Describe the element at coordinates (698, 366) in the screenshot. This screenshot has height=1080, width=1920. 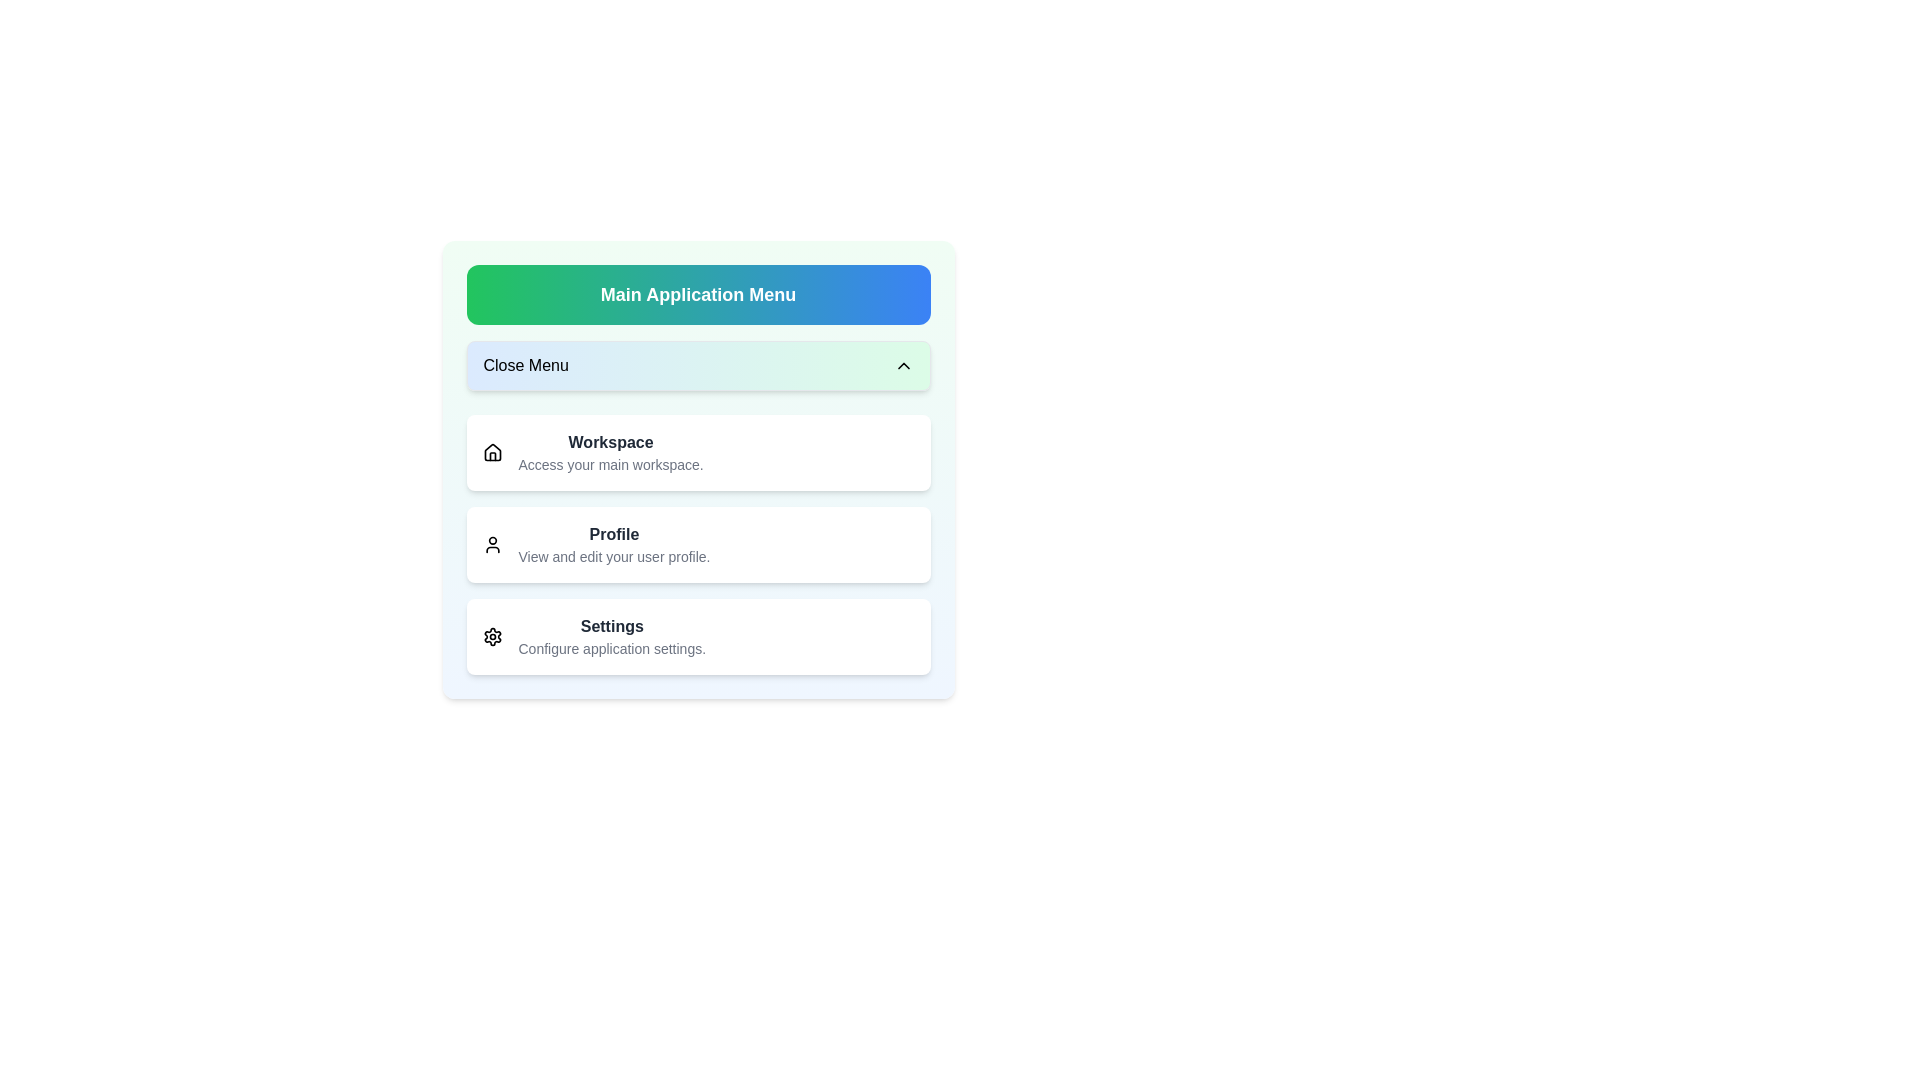
I see `'Close Menu' button to toggle the menu state` at that location.